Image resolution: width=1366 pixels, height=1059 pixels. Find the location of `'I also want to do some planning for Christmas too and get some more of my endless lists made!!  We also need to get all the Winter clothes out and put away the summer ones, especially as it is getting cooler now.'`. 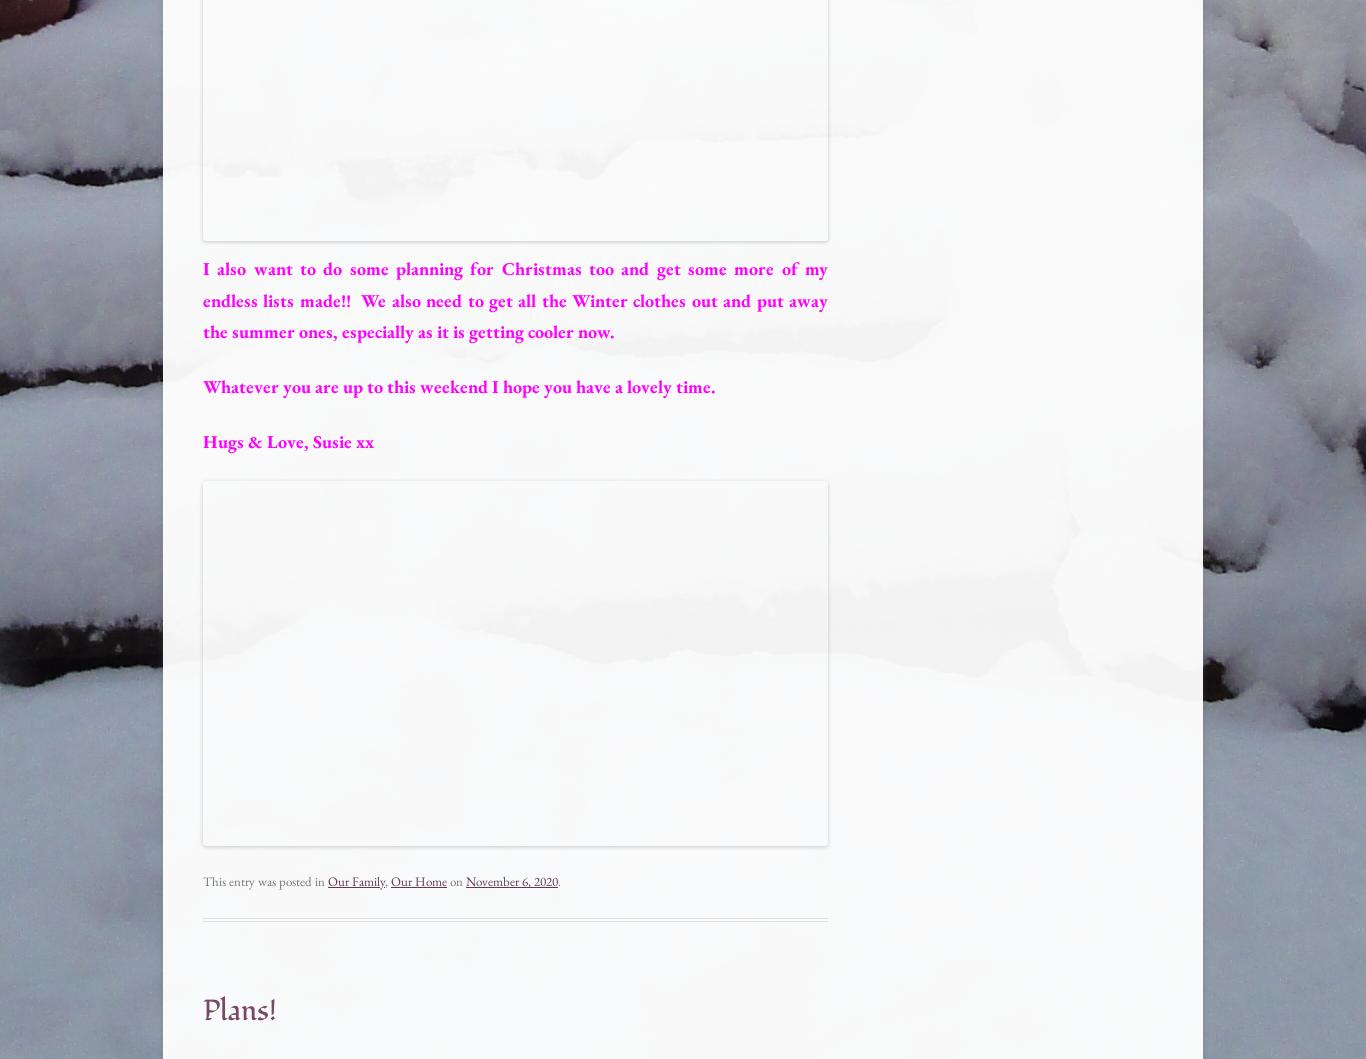

'I also want to do some planning for Christmas too and get some more of my endless lists made!!  We also need to get all the Winter clothes out and put away the summer ones, especially as it is getting cooler now.' is located at coordinates (514, 299).